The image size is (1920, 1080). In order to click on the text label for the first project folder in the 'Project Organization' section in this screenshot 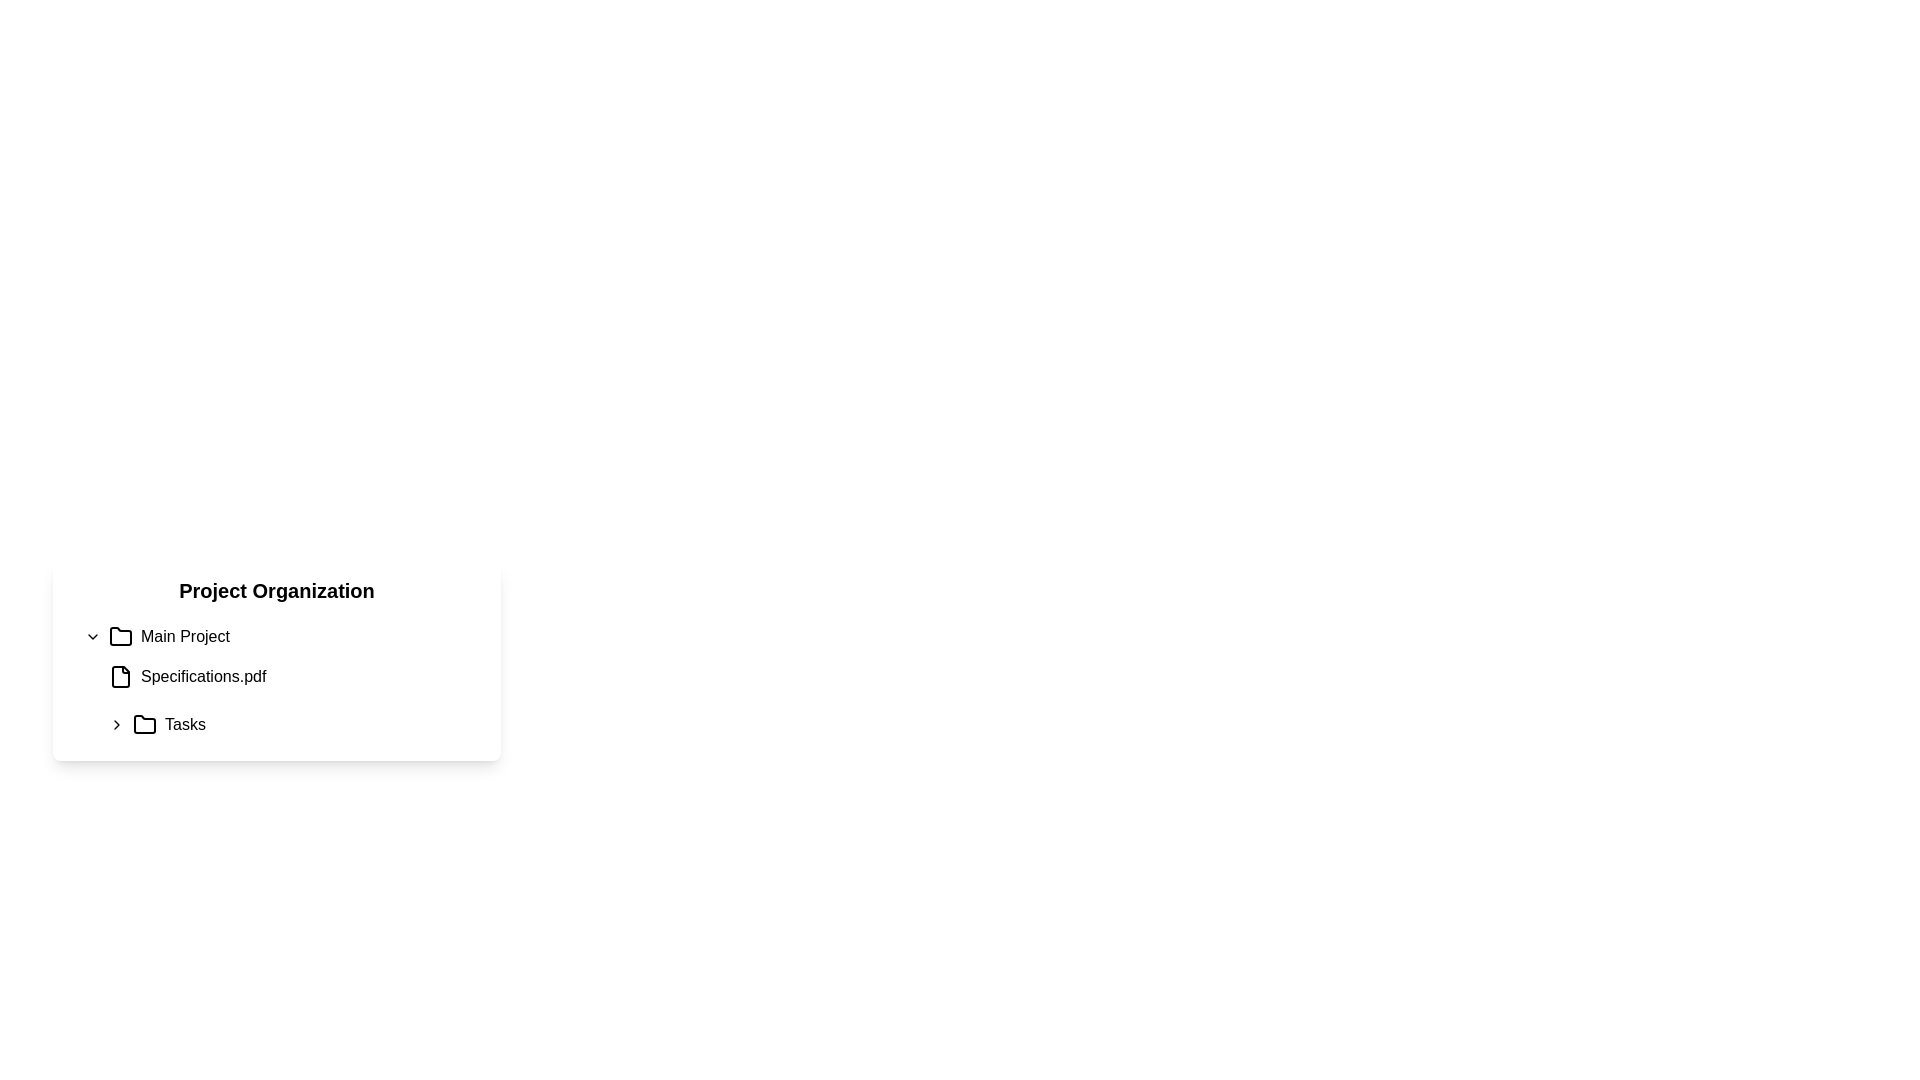, I will do `click(185, 636)`.